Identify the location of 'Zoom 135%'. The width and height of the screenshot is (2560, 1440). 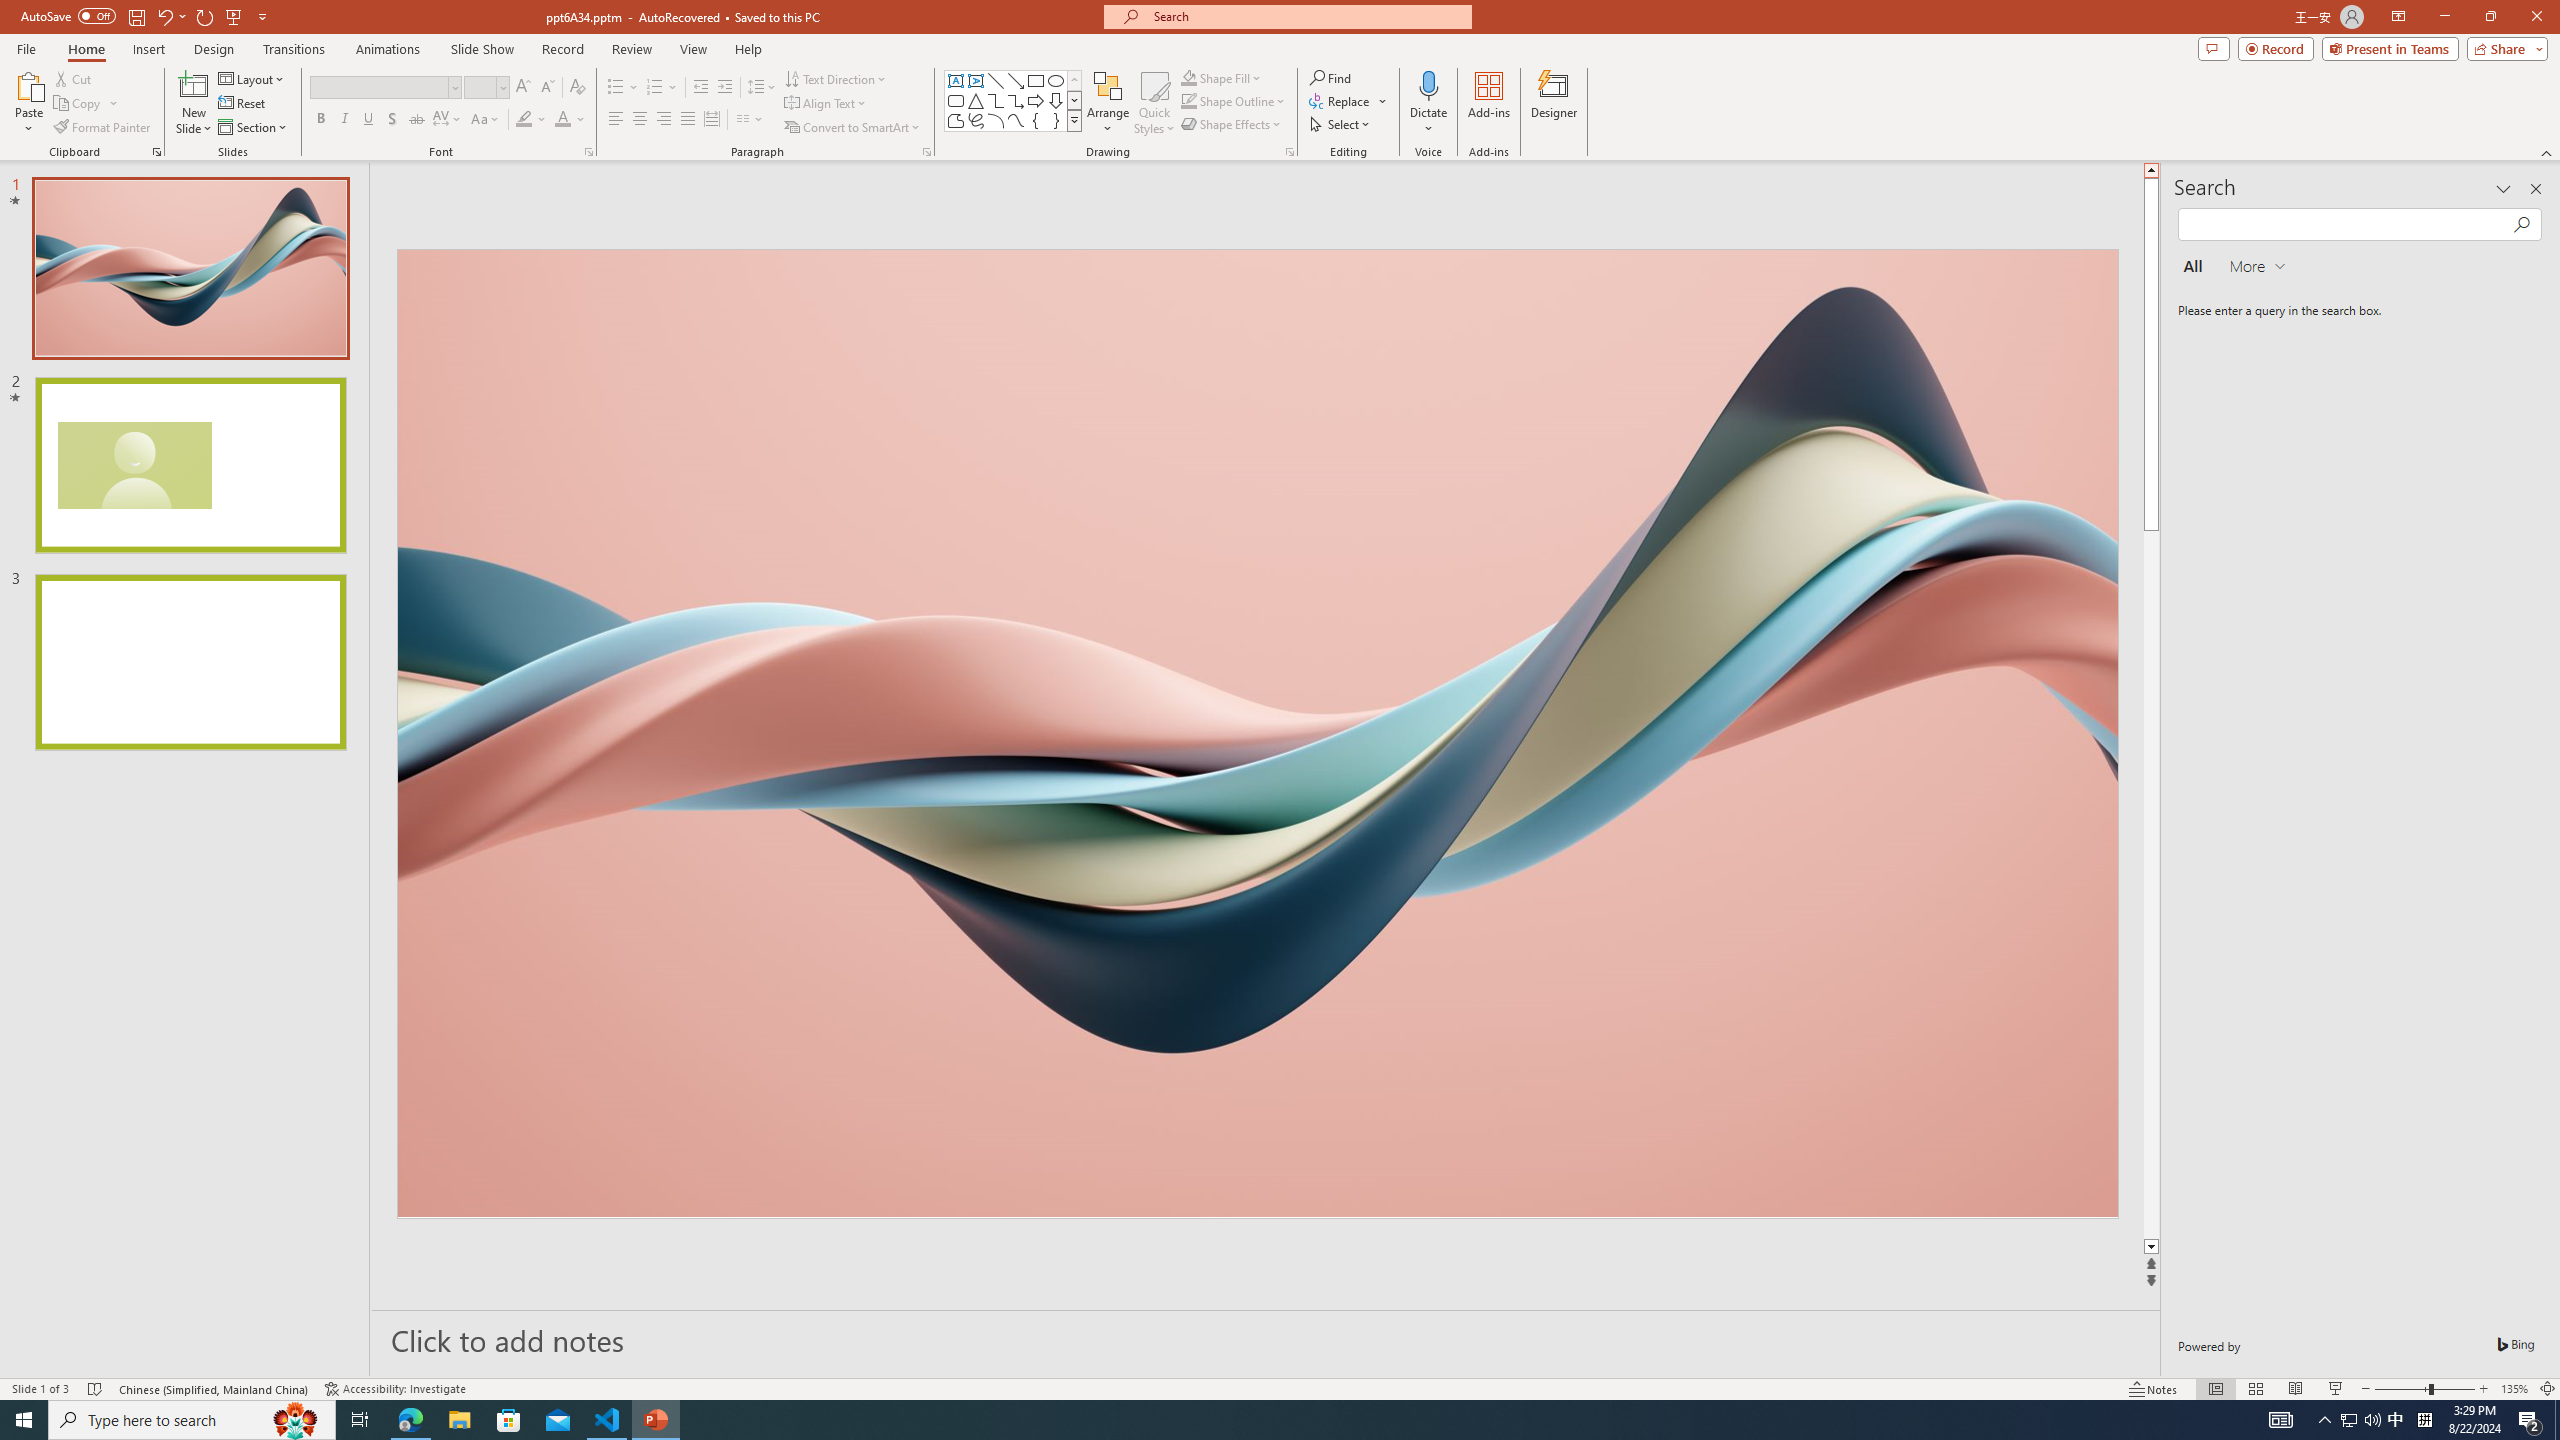
(2515, 1389).